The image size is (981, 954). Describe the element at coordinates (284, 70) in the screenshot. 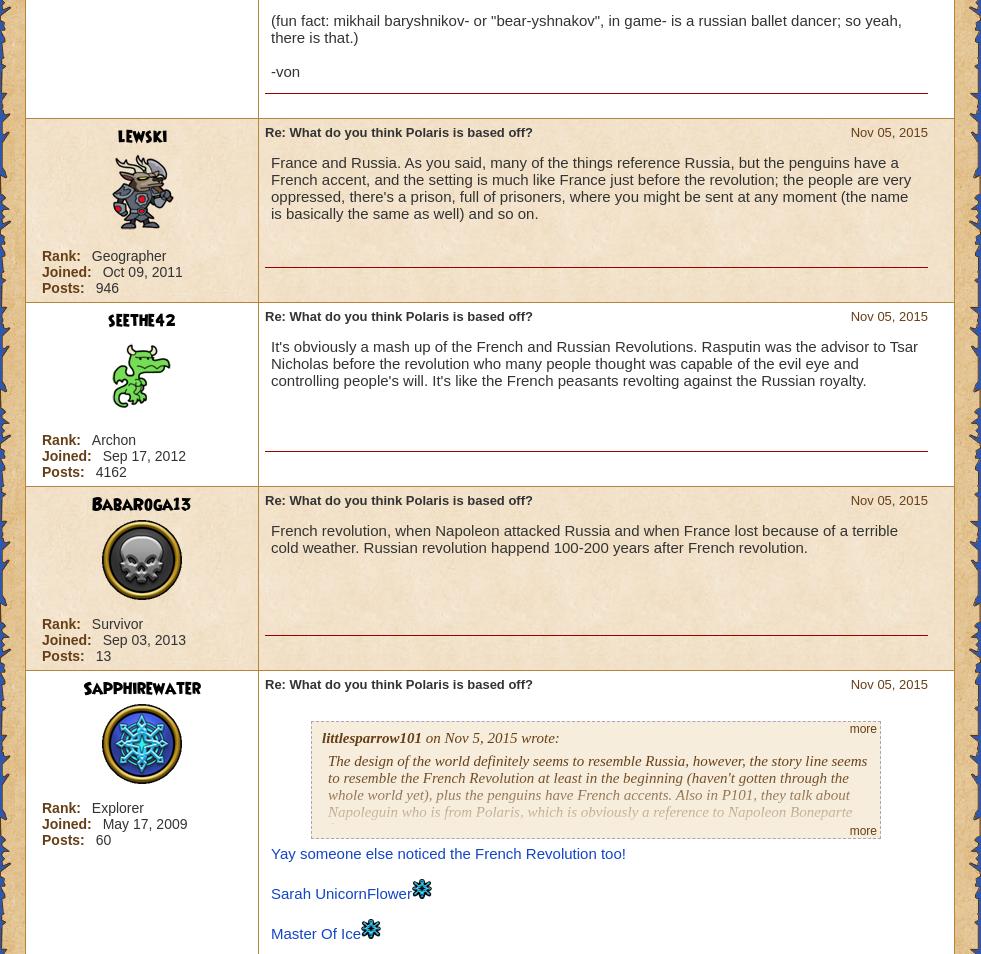

I see `'-von'` at that location.